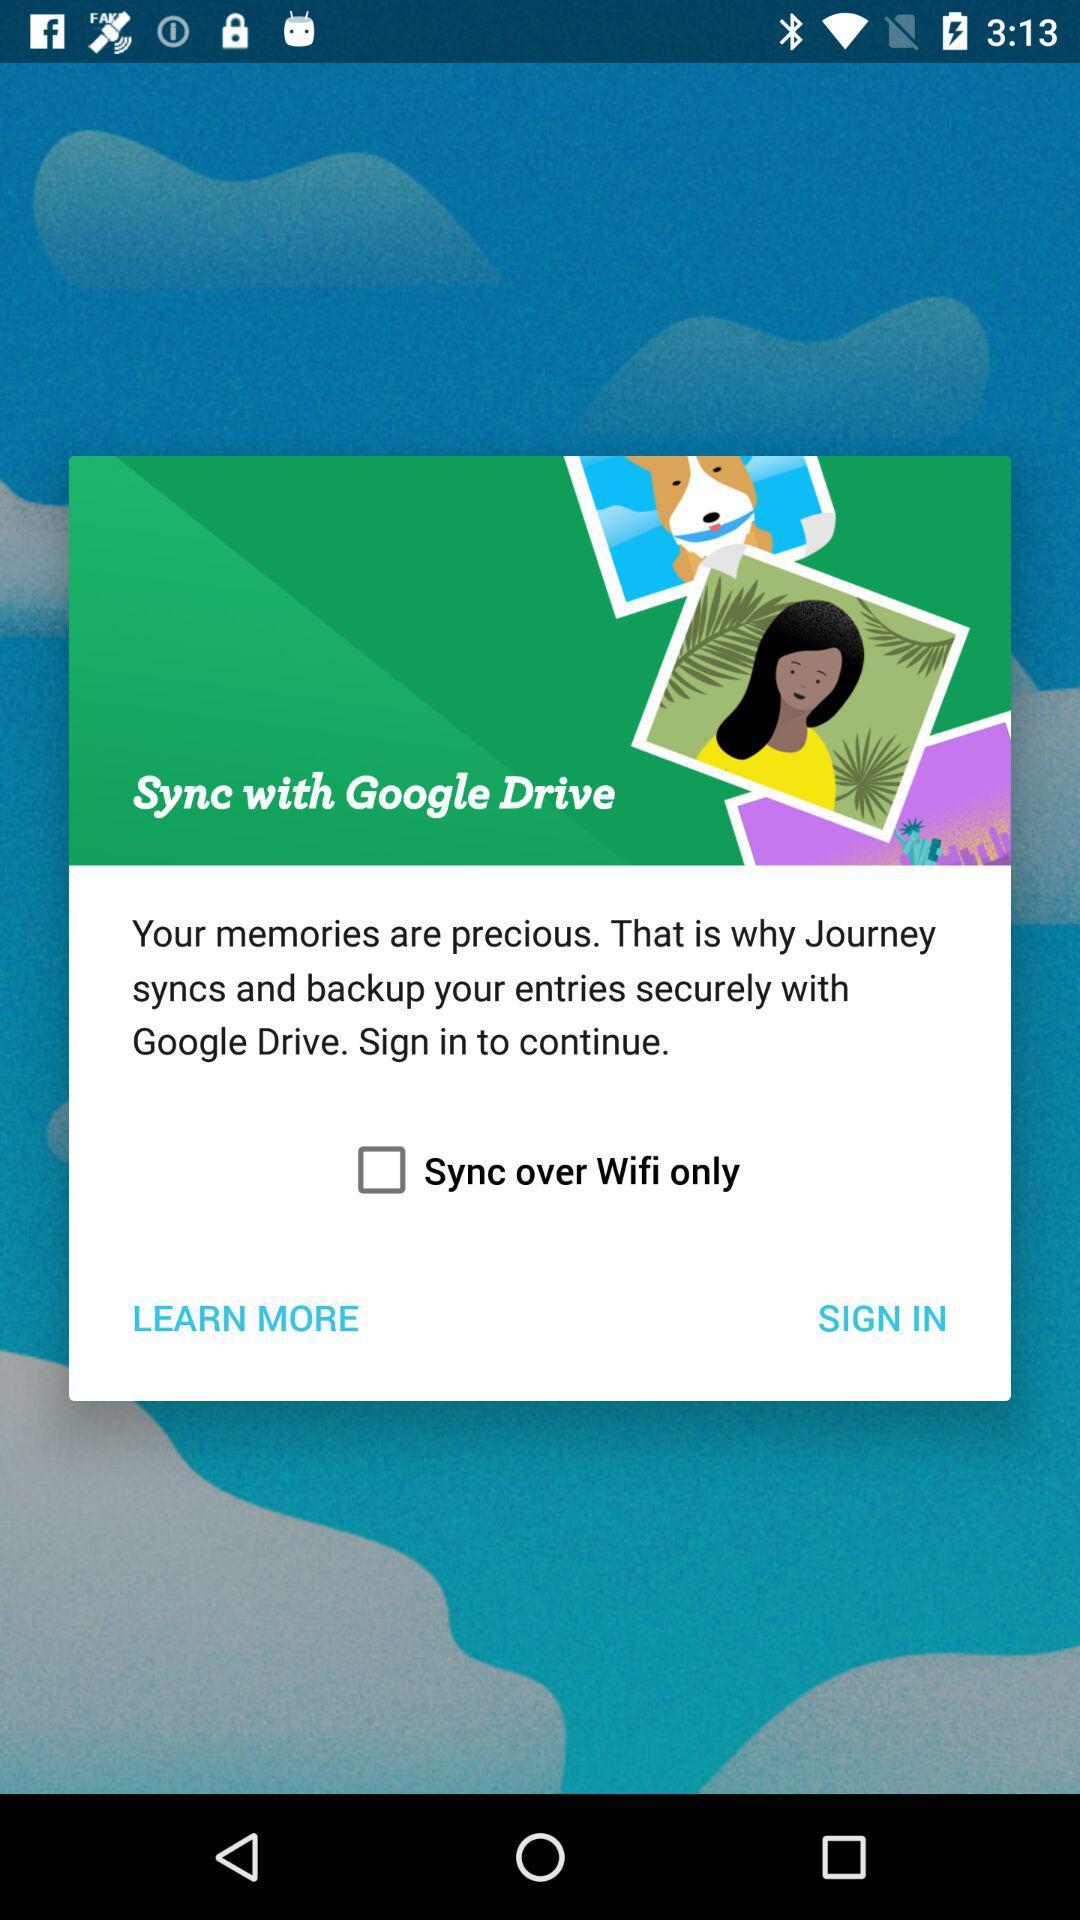 The width and height of the screenshot is (1080, 1920). Describe the element at coordinates (244, 1316) in the screenshot. I see `the item to the left of the sign in` at that location.